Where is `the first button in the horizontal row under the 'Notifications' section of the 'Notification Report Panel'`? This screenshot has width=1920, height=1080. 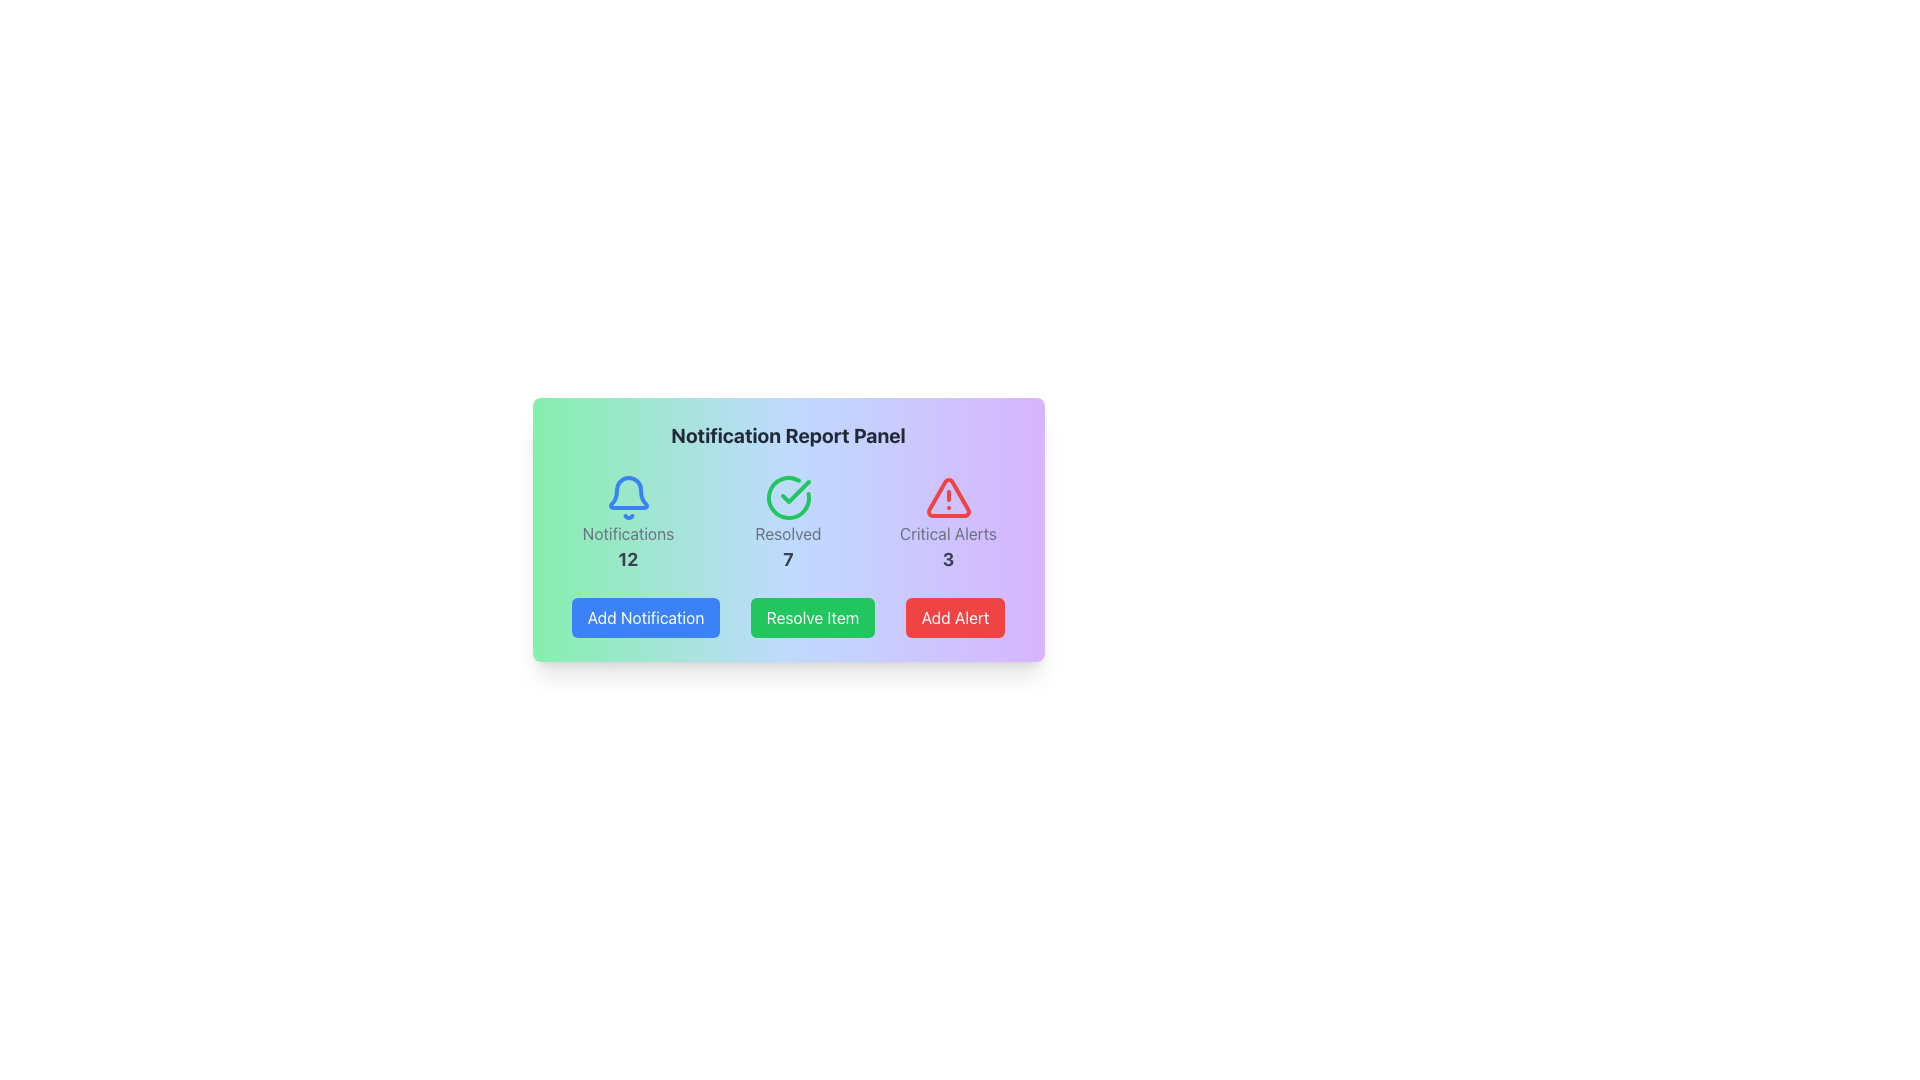
the first button in the horizontal row under the 'Notifications' section of the 'Notification Report Panel' is located at coordinates (646, 616).